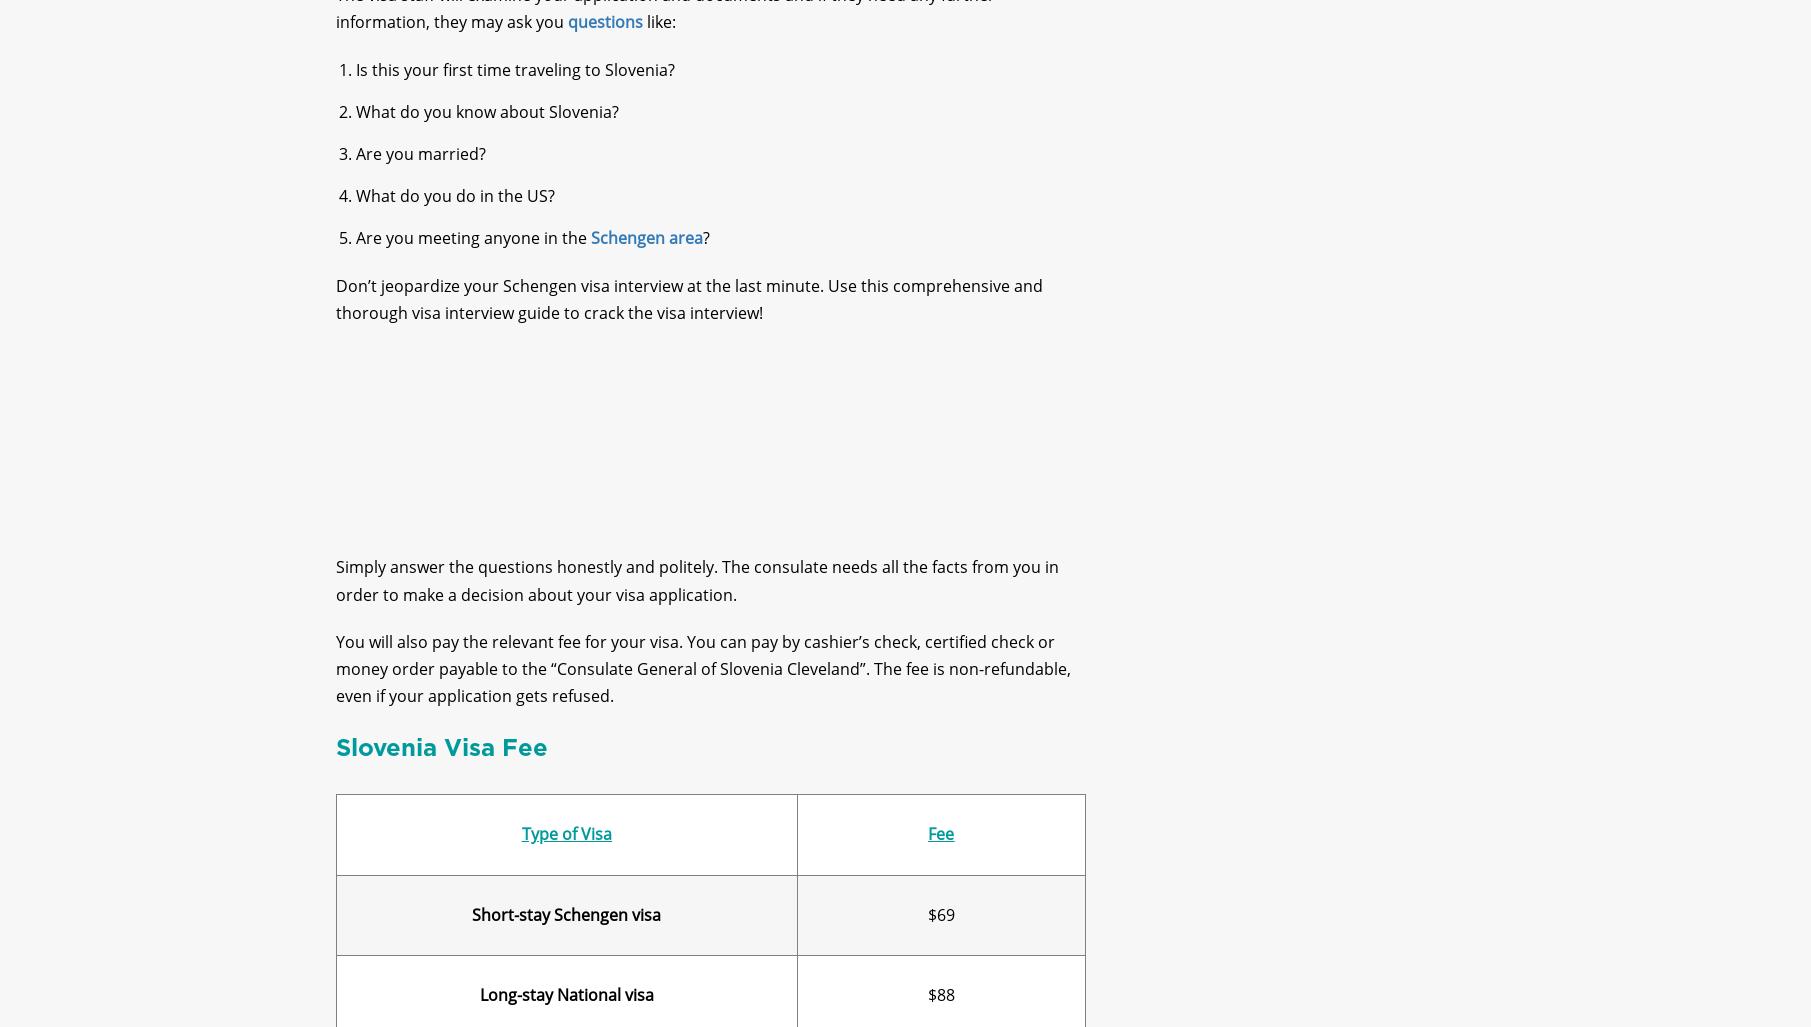  Describe the element at coordinates (939, 930) in the screenshot. I see `'$69'` at that location.